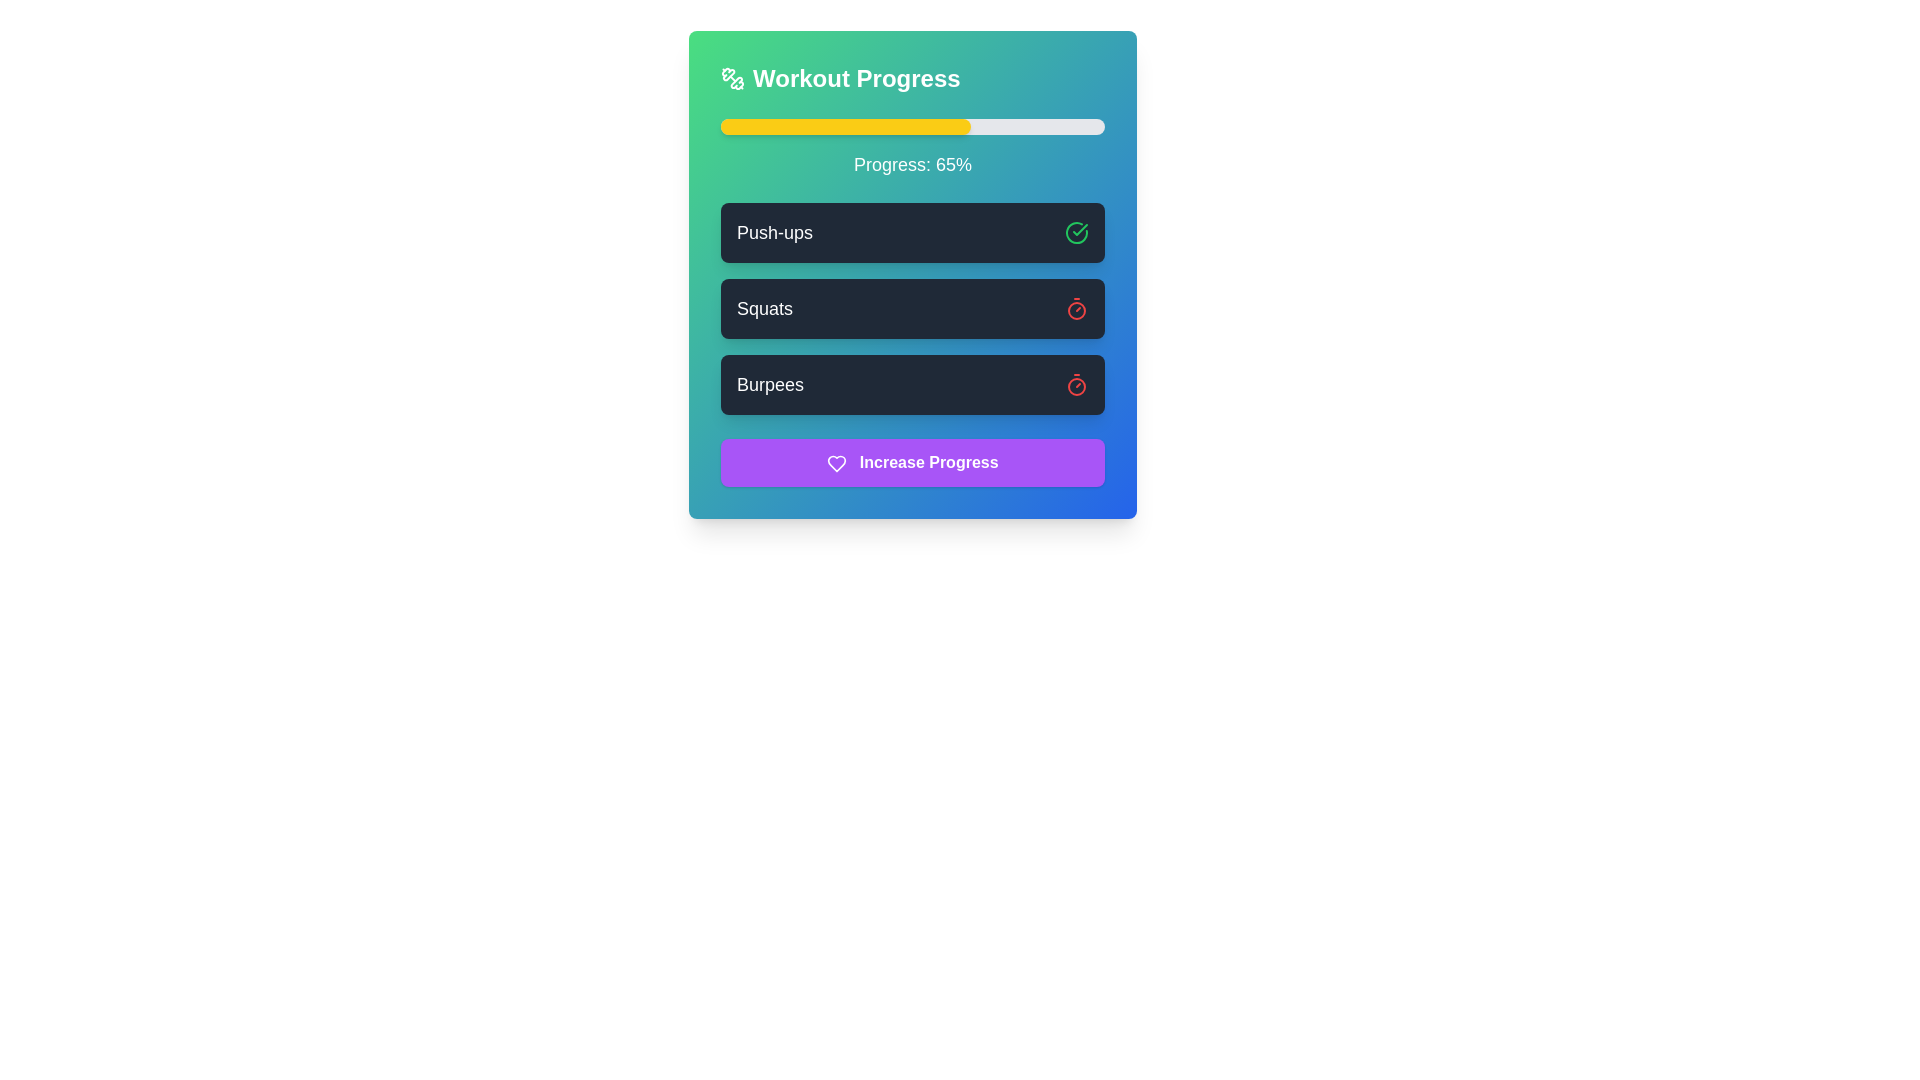 The height and width of the screenshot is (1080, 1920). I want to click on the heart icon which serves as a status indicator for favorite items, located below the progress bar and aligned with the 'Burpees' text label, so click(837, 463).